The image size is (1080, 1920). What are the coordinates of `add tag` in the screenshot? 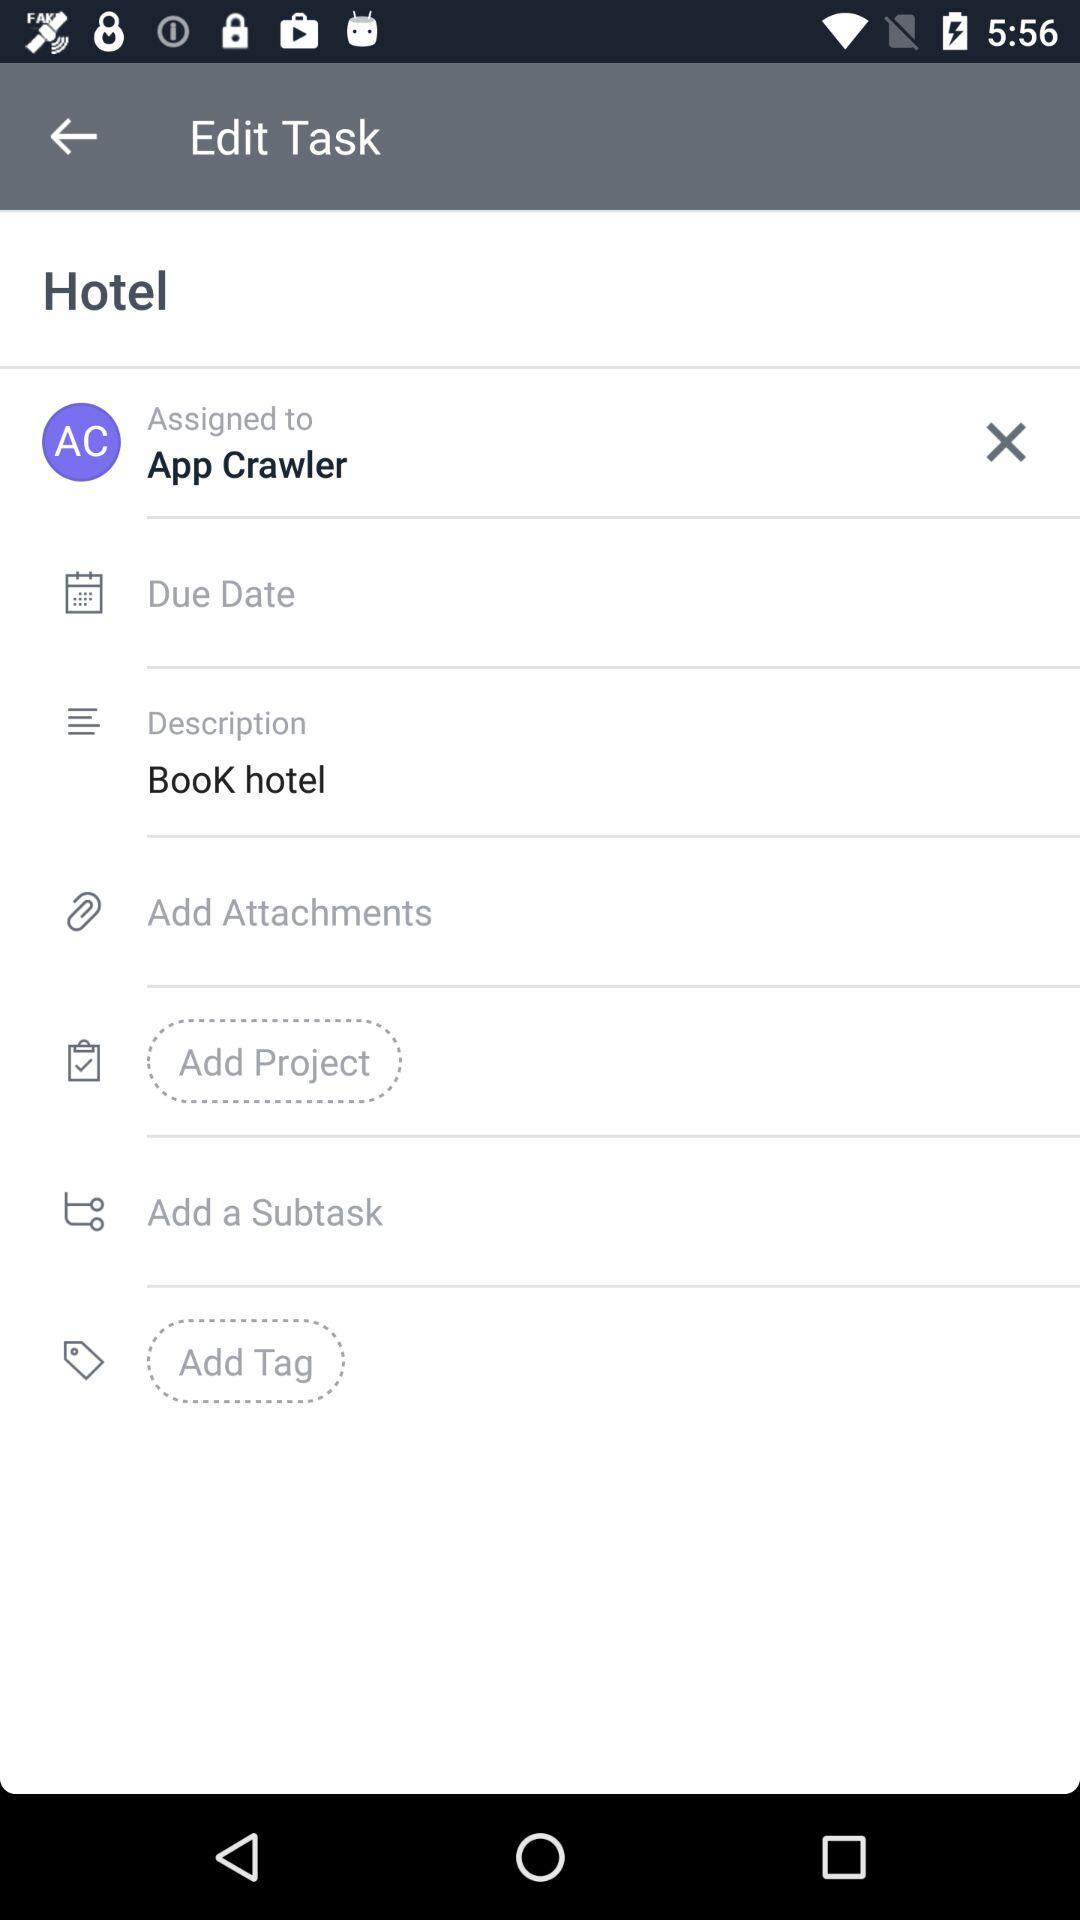 It's located at (245, 1360).